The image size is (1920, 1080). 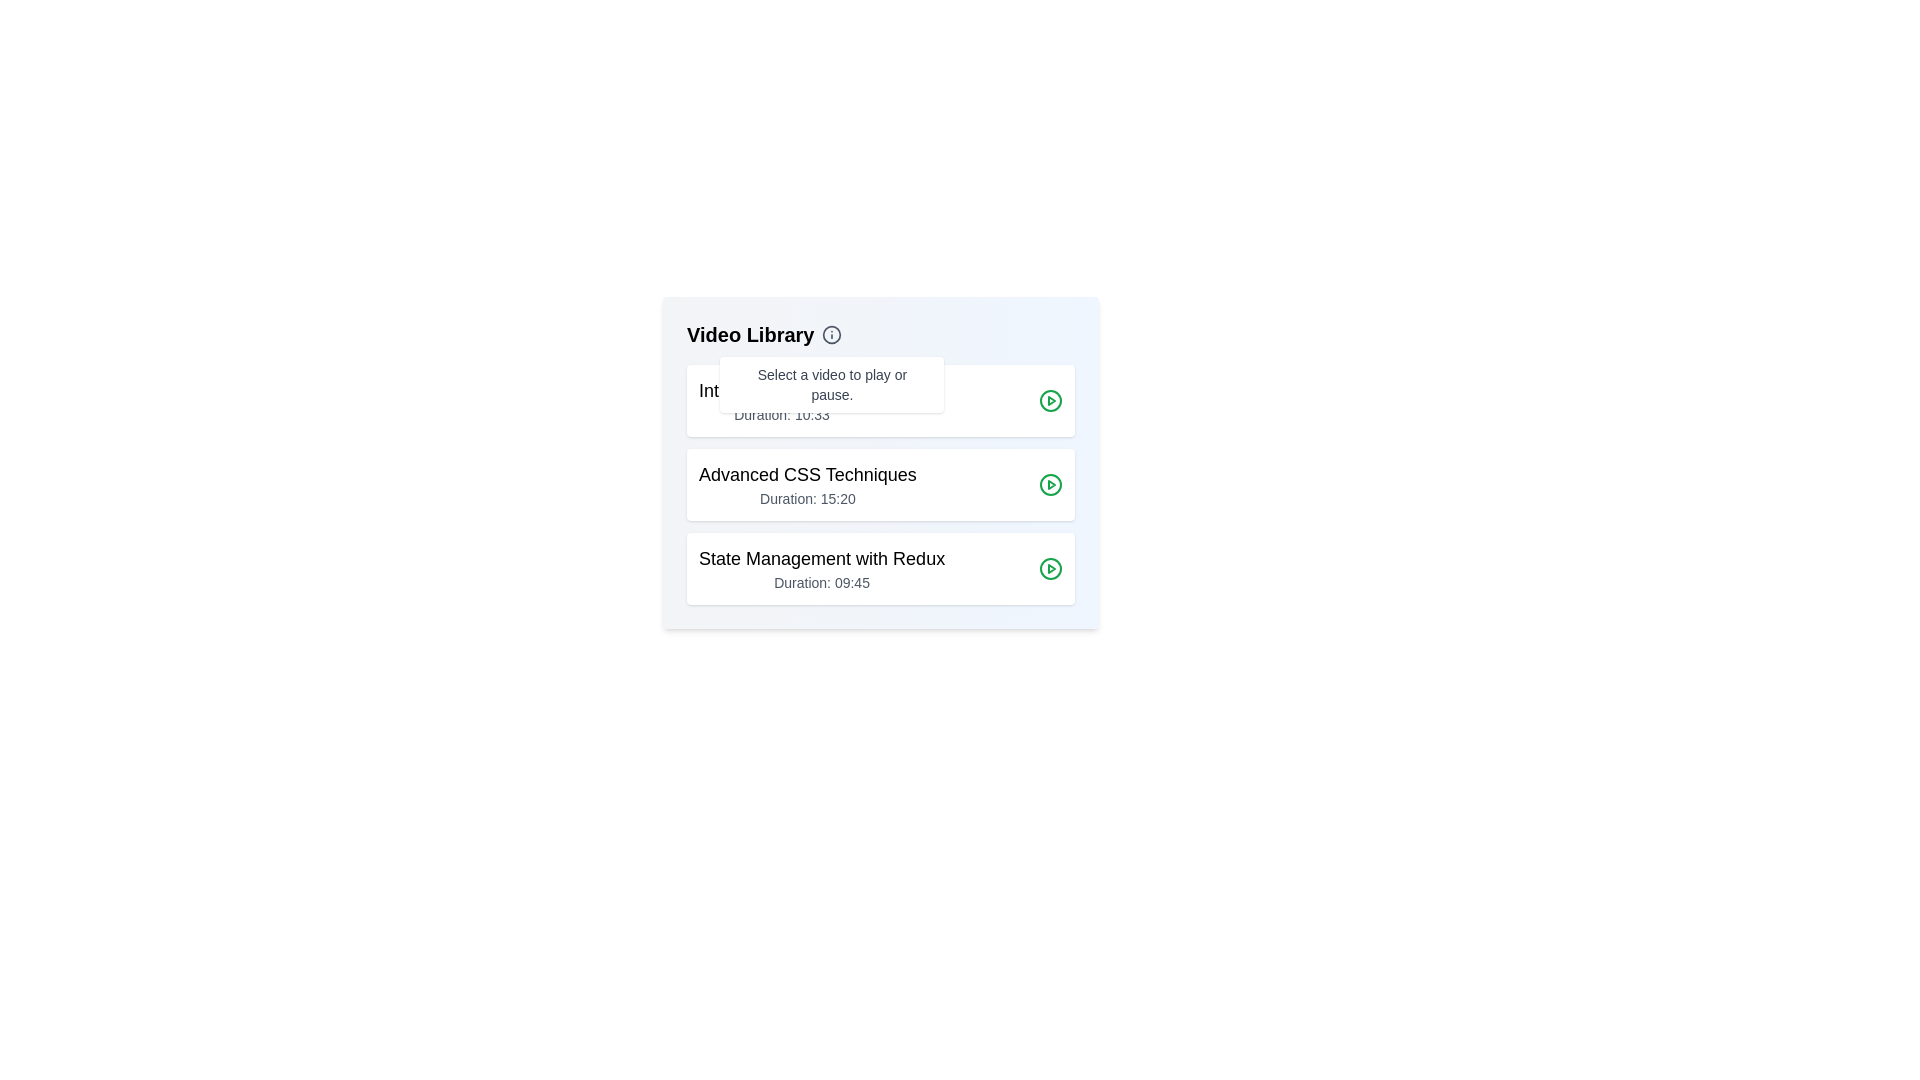 I want to click on the Text Label displaying the duration of the video tutorial titled 'Introduction to React', so click(x=781, y=414).